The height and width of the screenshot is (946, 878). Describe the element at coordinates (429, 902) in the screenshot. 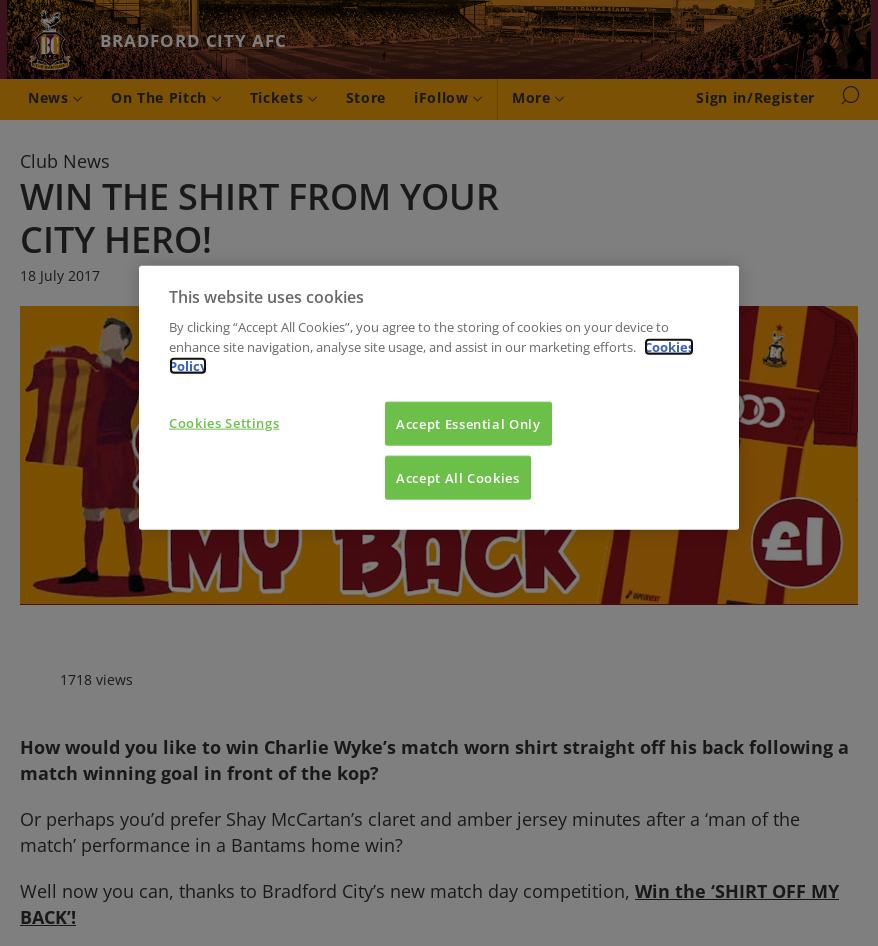

I see `'Win the ‘SHIRT OFF MY BACK’!'` at that location.